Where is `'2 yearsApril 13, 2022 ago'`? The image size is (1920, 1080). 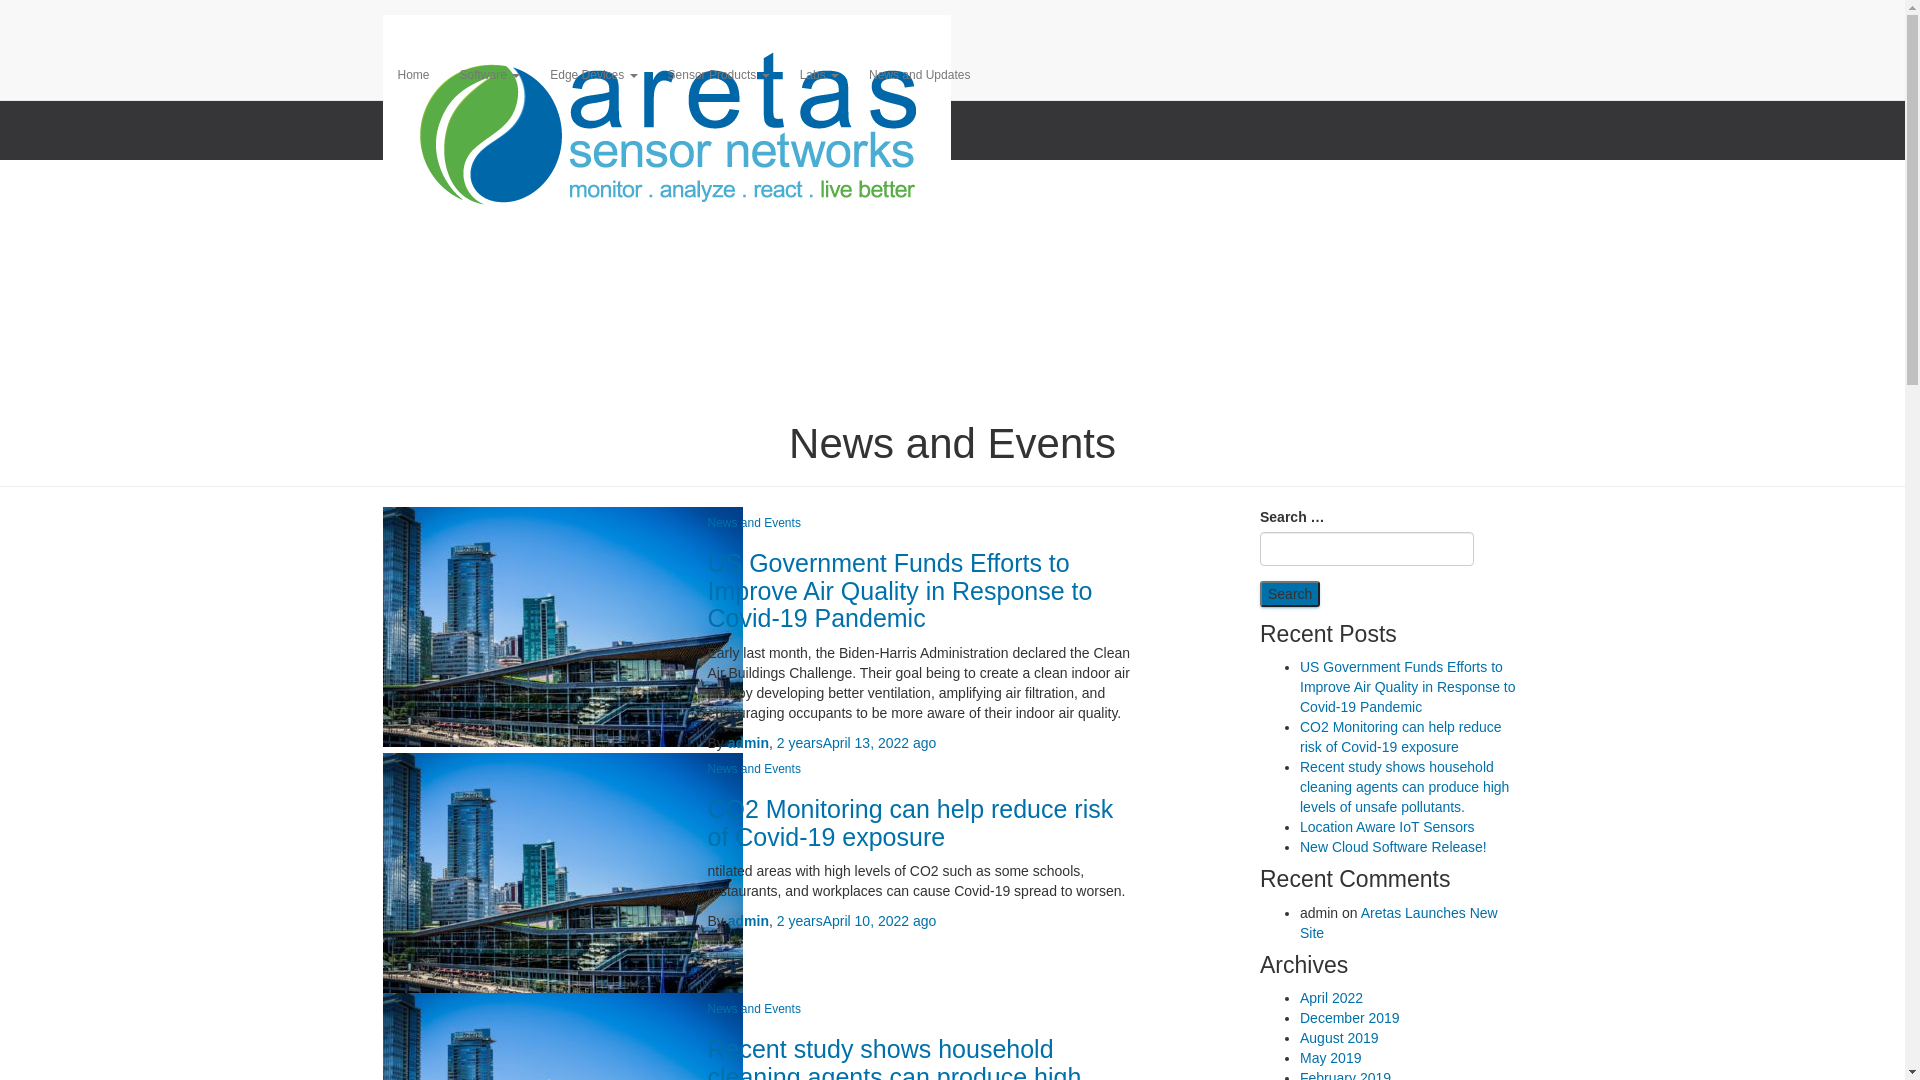 '2 yearsApril 13, 2022 ago' is located at coordinates (857, 743).